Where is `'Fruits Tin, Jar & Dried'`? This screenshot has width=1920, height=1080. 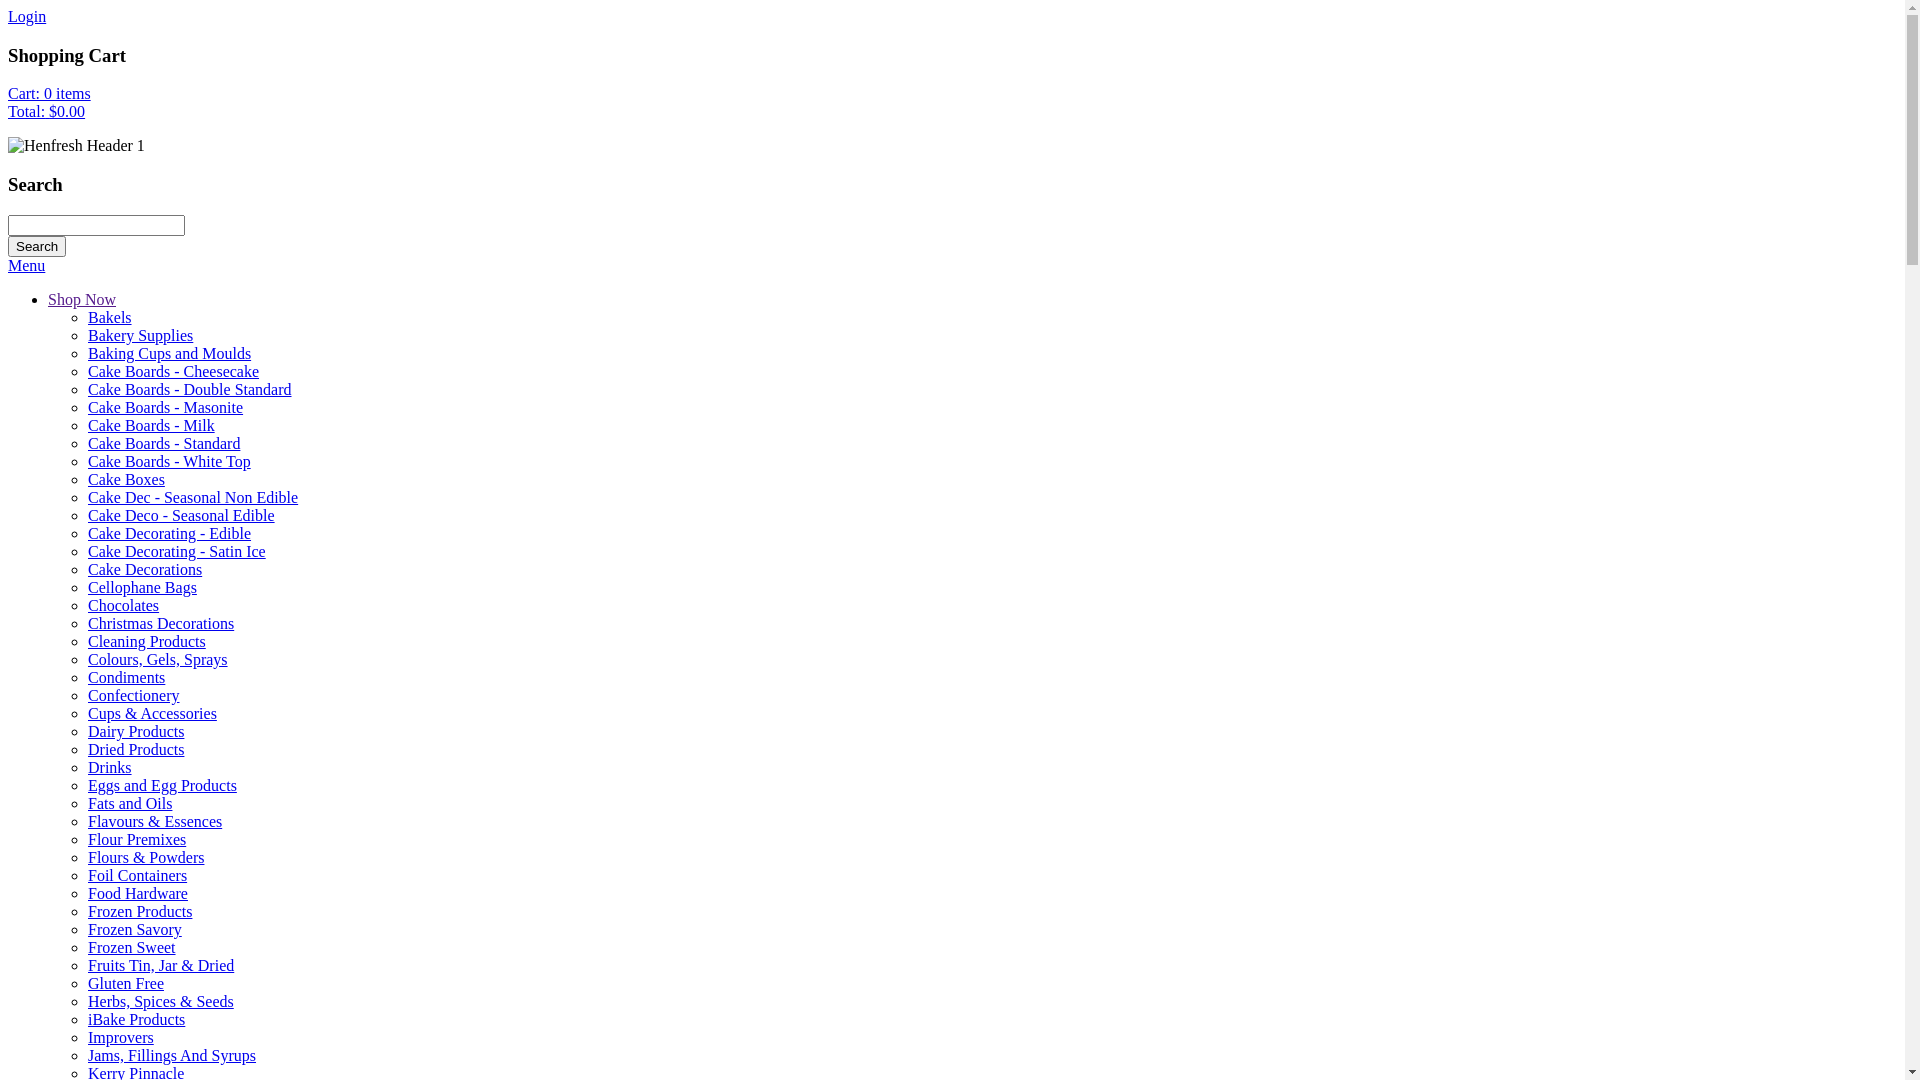 'Fruits Tin, Jar & Dried' is located at coordinates (161, 964).